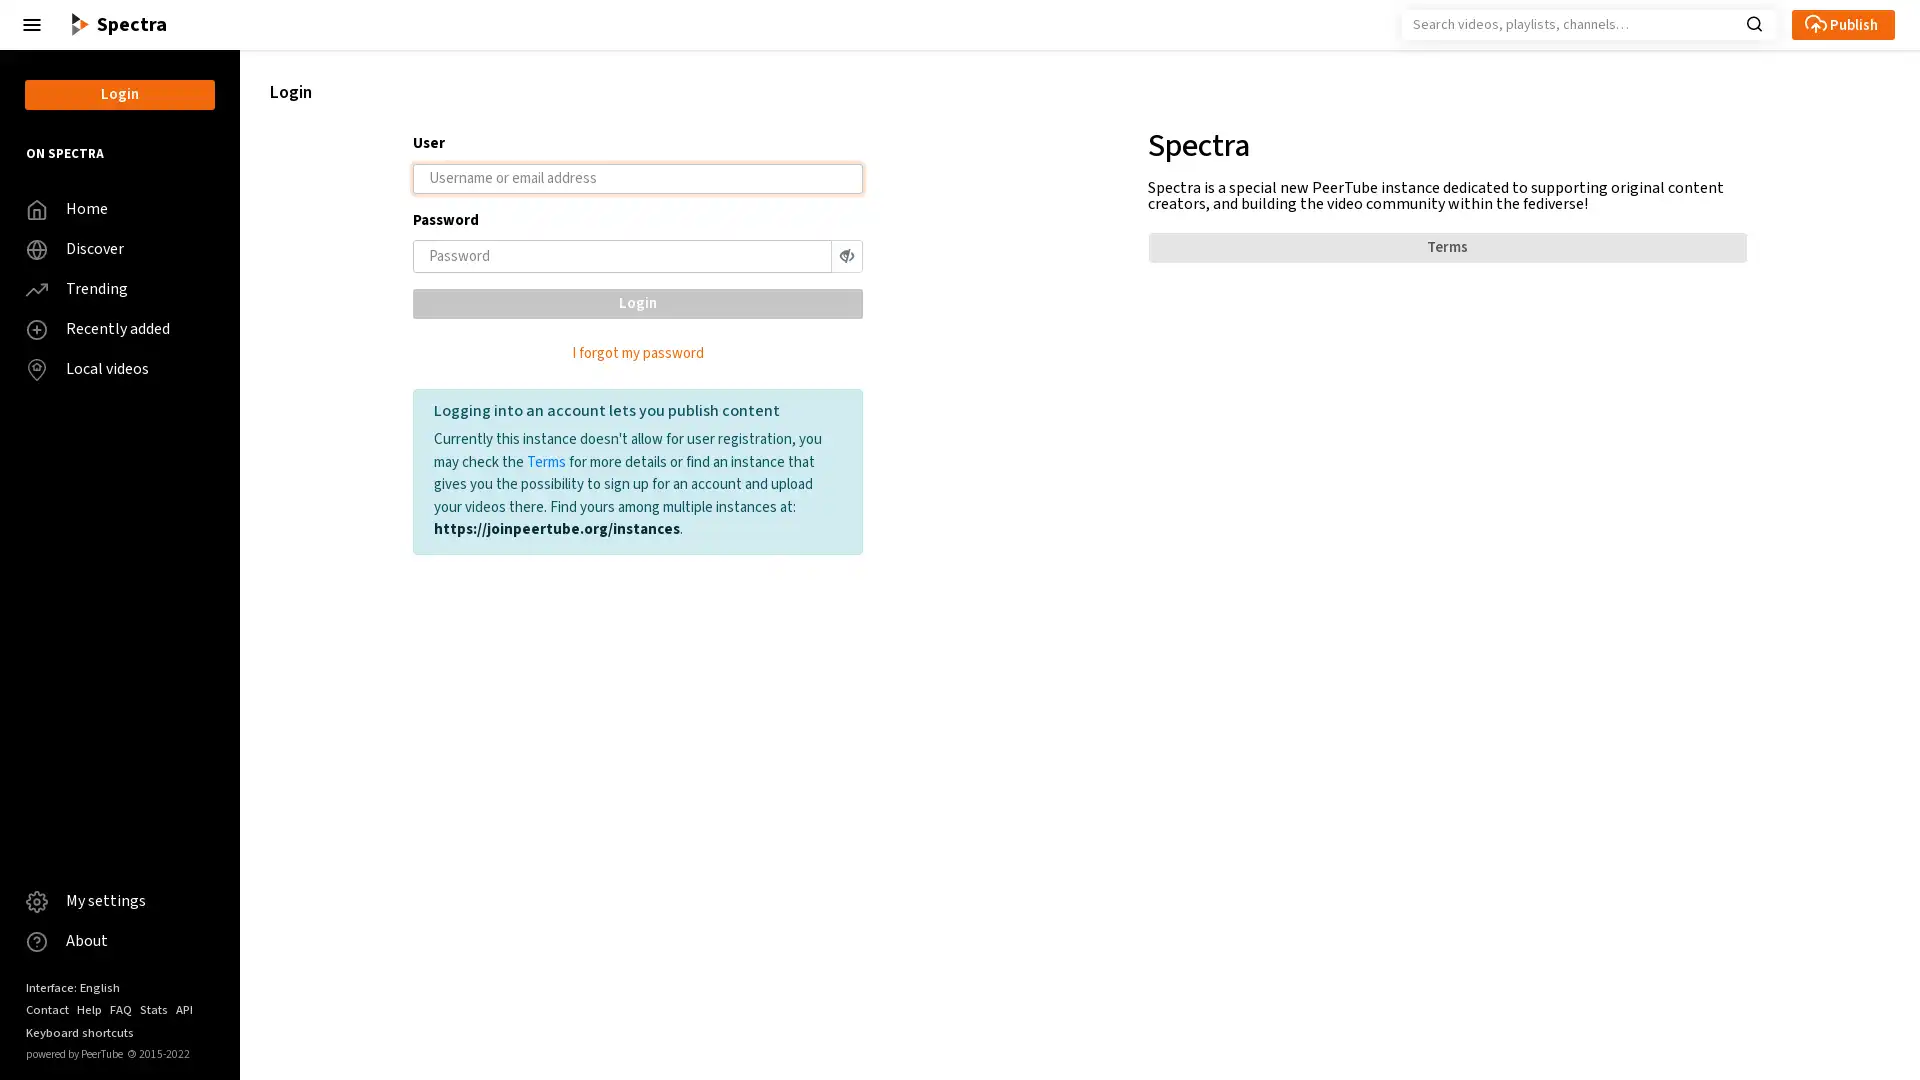 The image size is (1920, 1080). I want to click on Login, so click(636, 303).